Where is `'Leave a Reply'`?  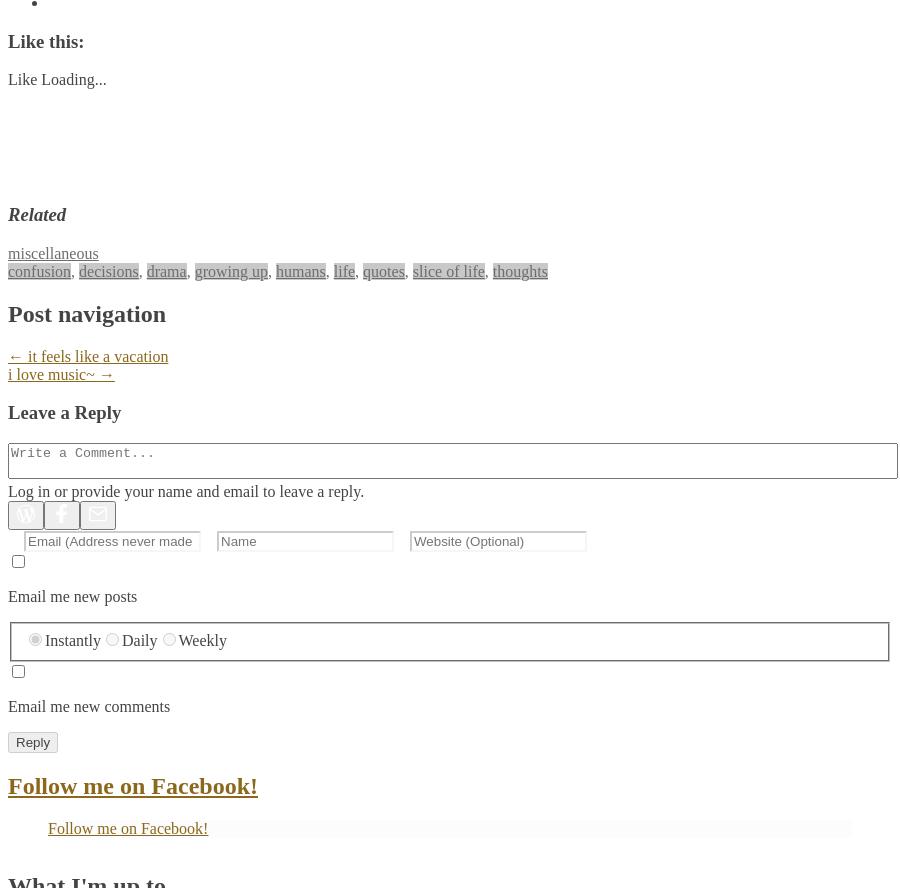 'Leave a Reply' is located at coordinates (63, 411).